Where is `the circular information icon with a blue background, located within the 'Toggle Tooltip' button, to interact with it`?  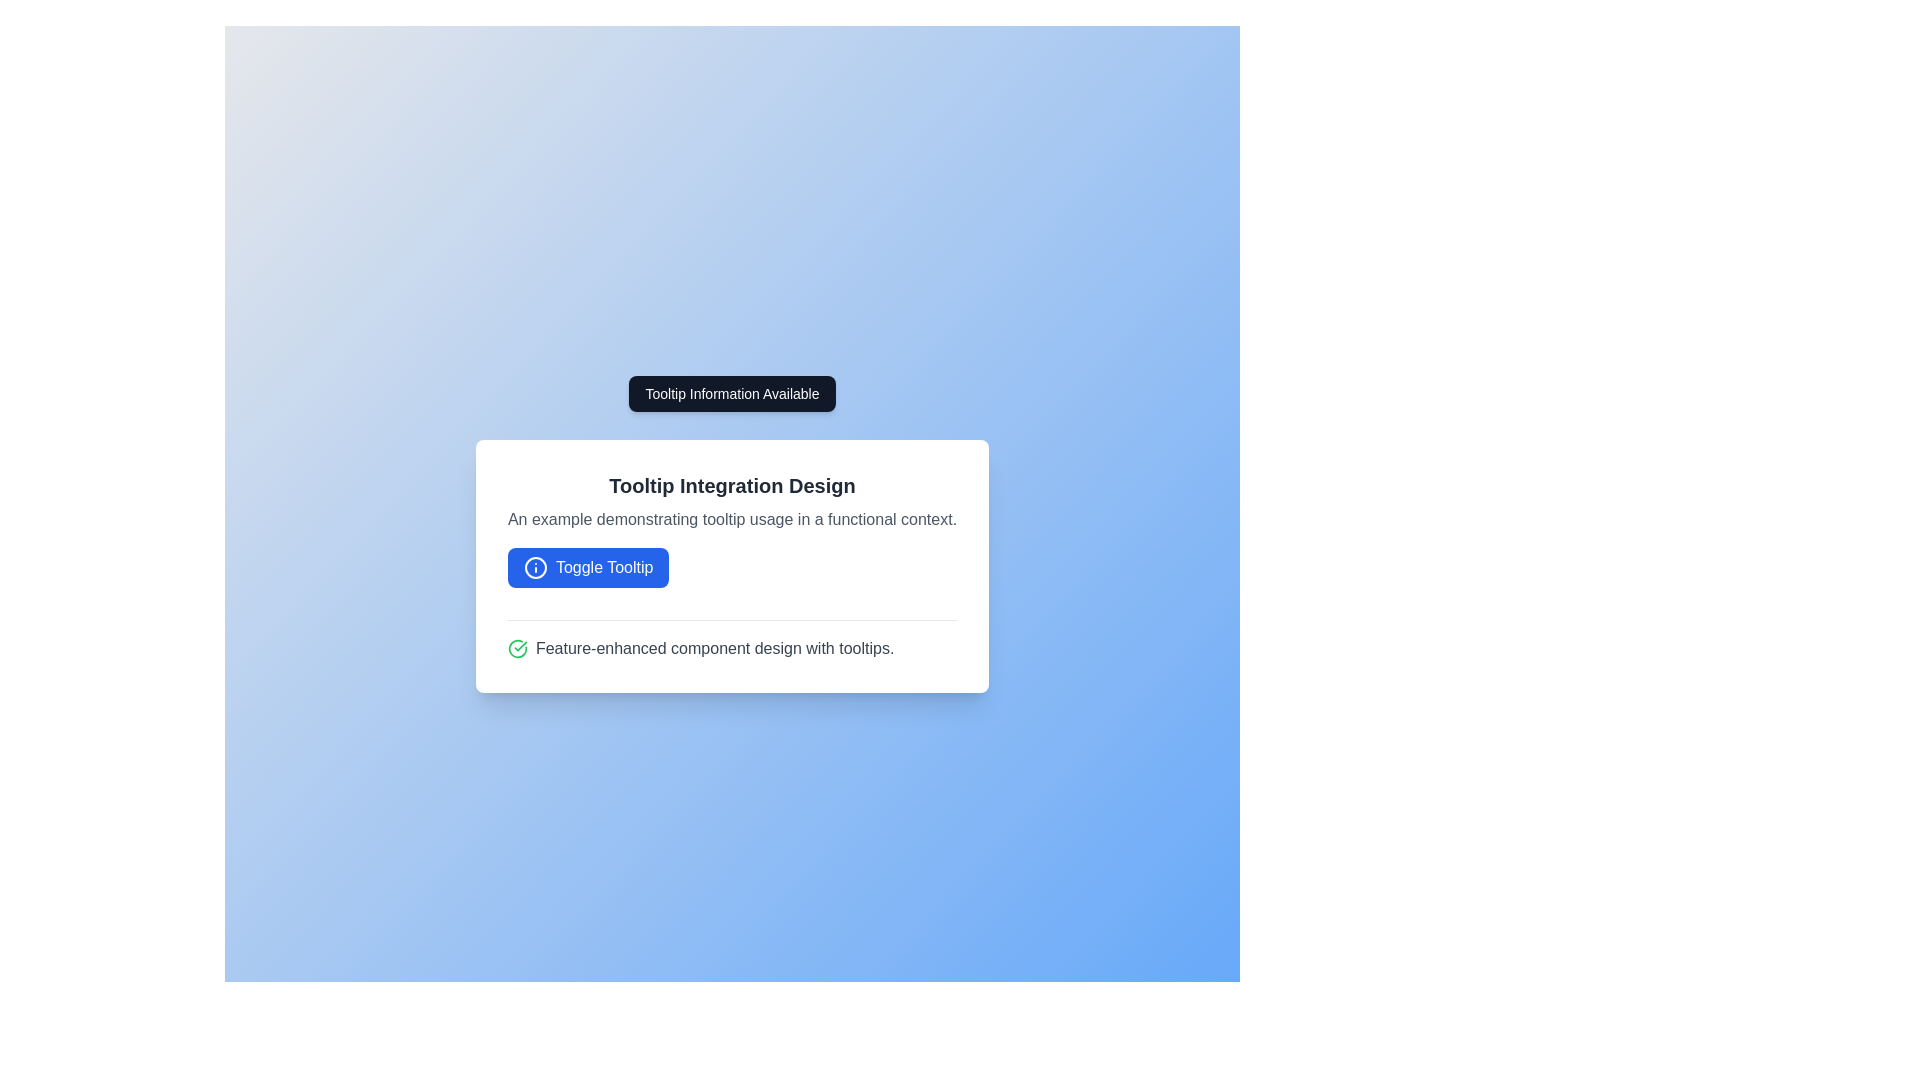 the circular information icon with a blue background, located within the 'Toggle Tooltip' button, to interact with it is located at coordinates (535, 567).